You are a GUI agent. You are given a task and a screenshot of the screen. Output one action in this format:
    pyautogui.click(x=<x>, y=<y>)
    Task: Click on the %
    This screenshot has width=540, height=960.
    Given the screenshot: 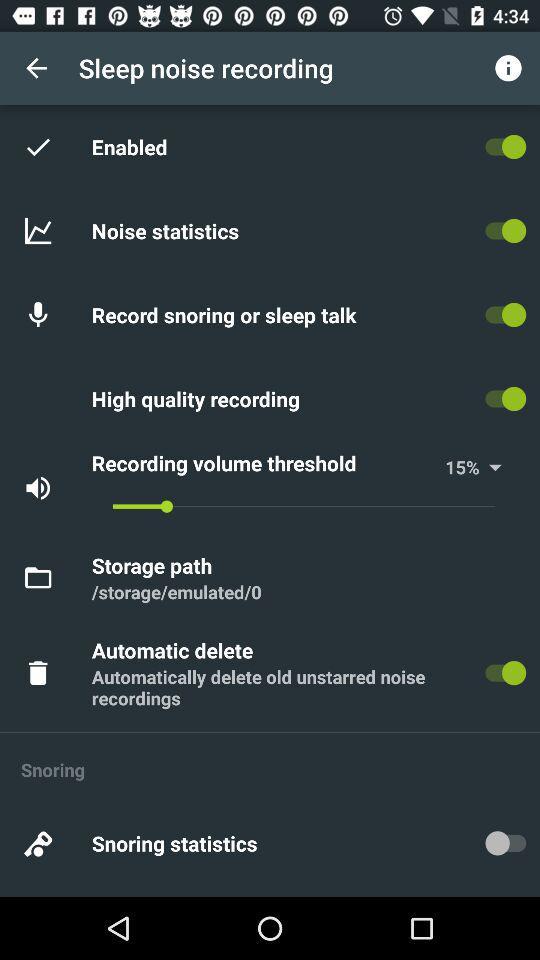 What is the action you would take?
    pyautogui.click(x=487, y=467)
    